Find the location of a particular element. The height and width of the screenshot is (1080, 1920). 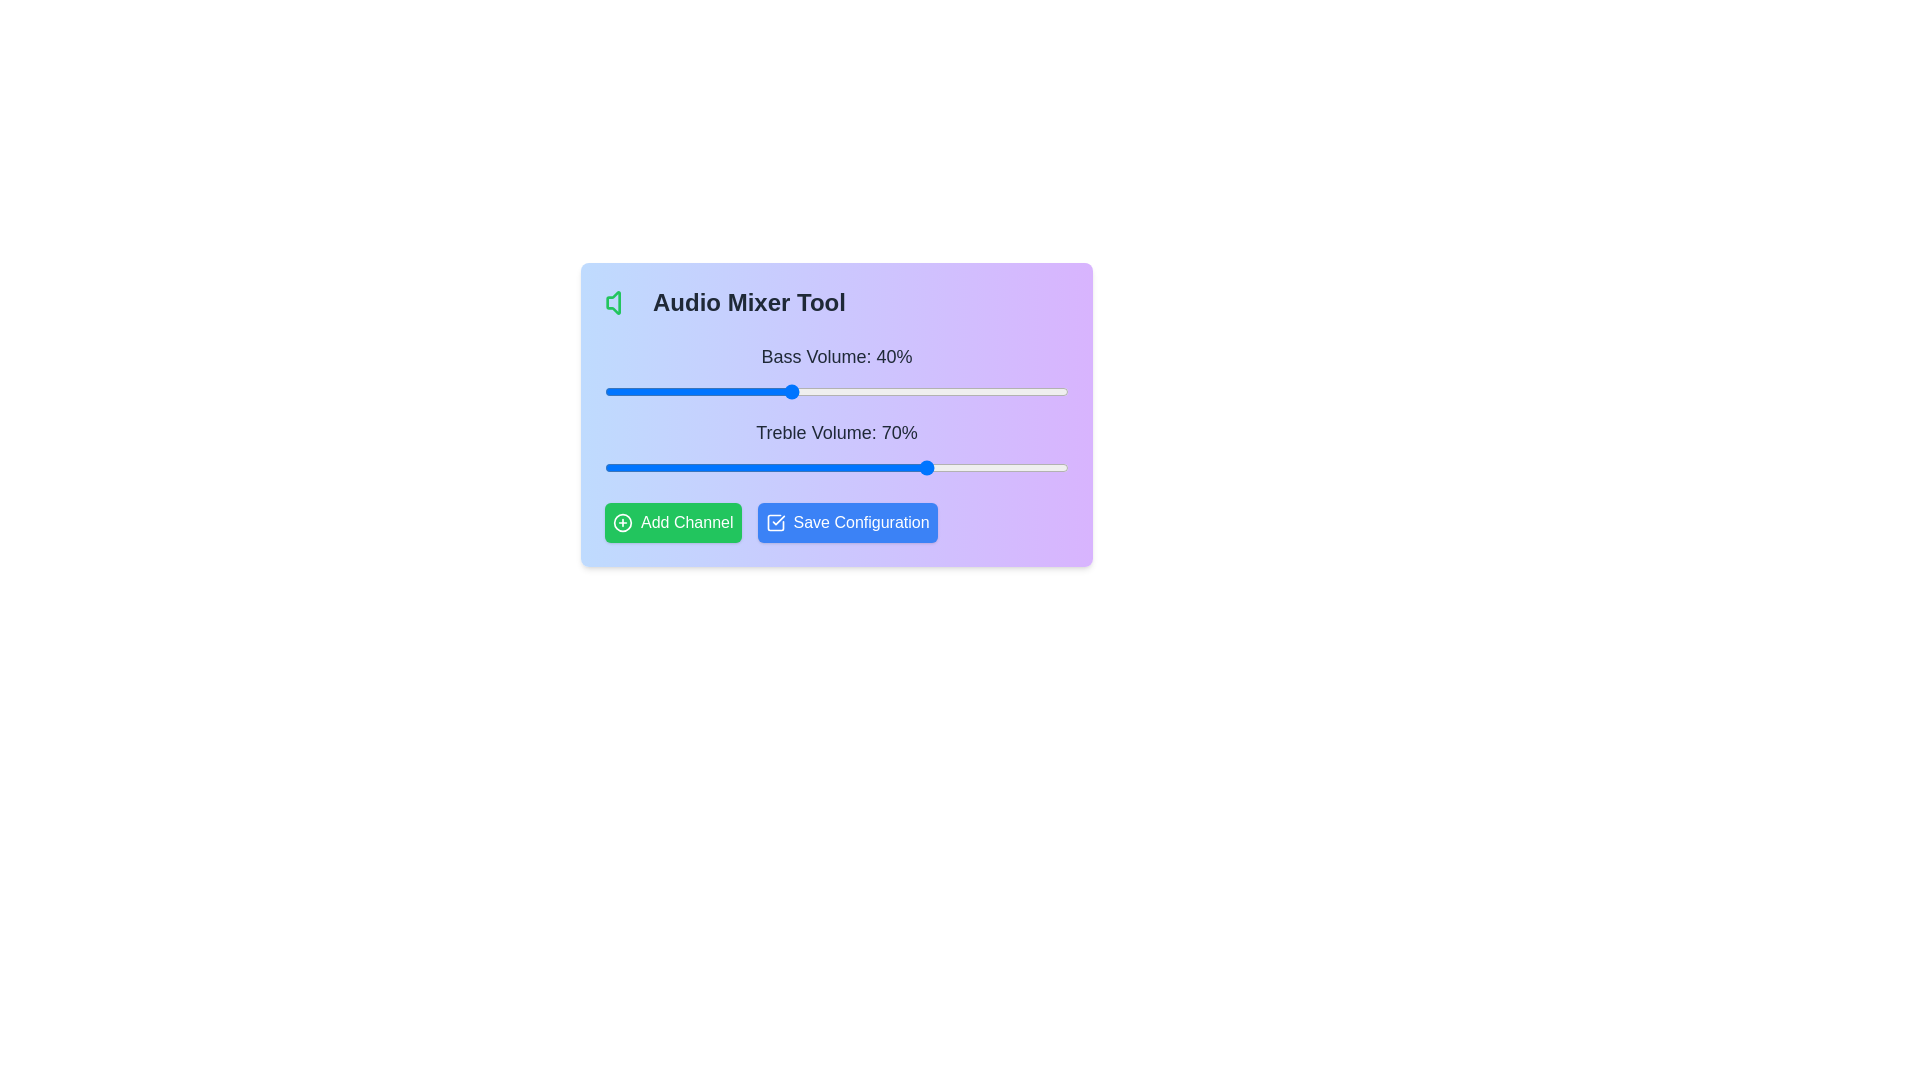

treble volume is located at coordinates (804, 467).